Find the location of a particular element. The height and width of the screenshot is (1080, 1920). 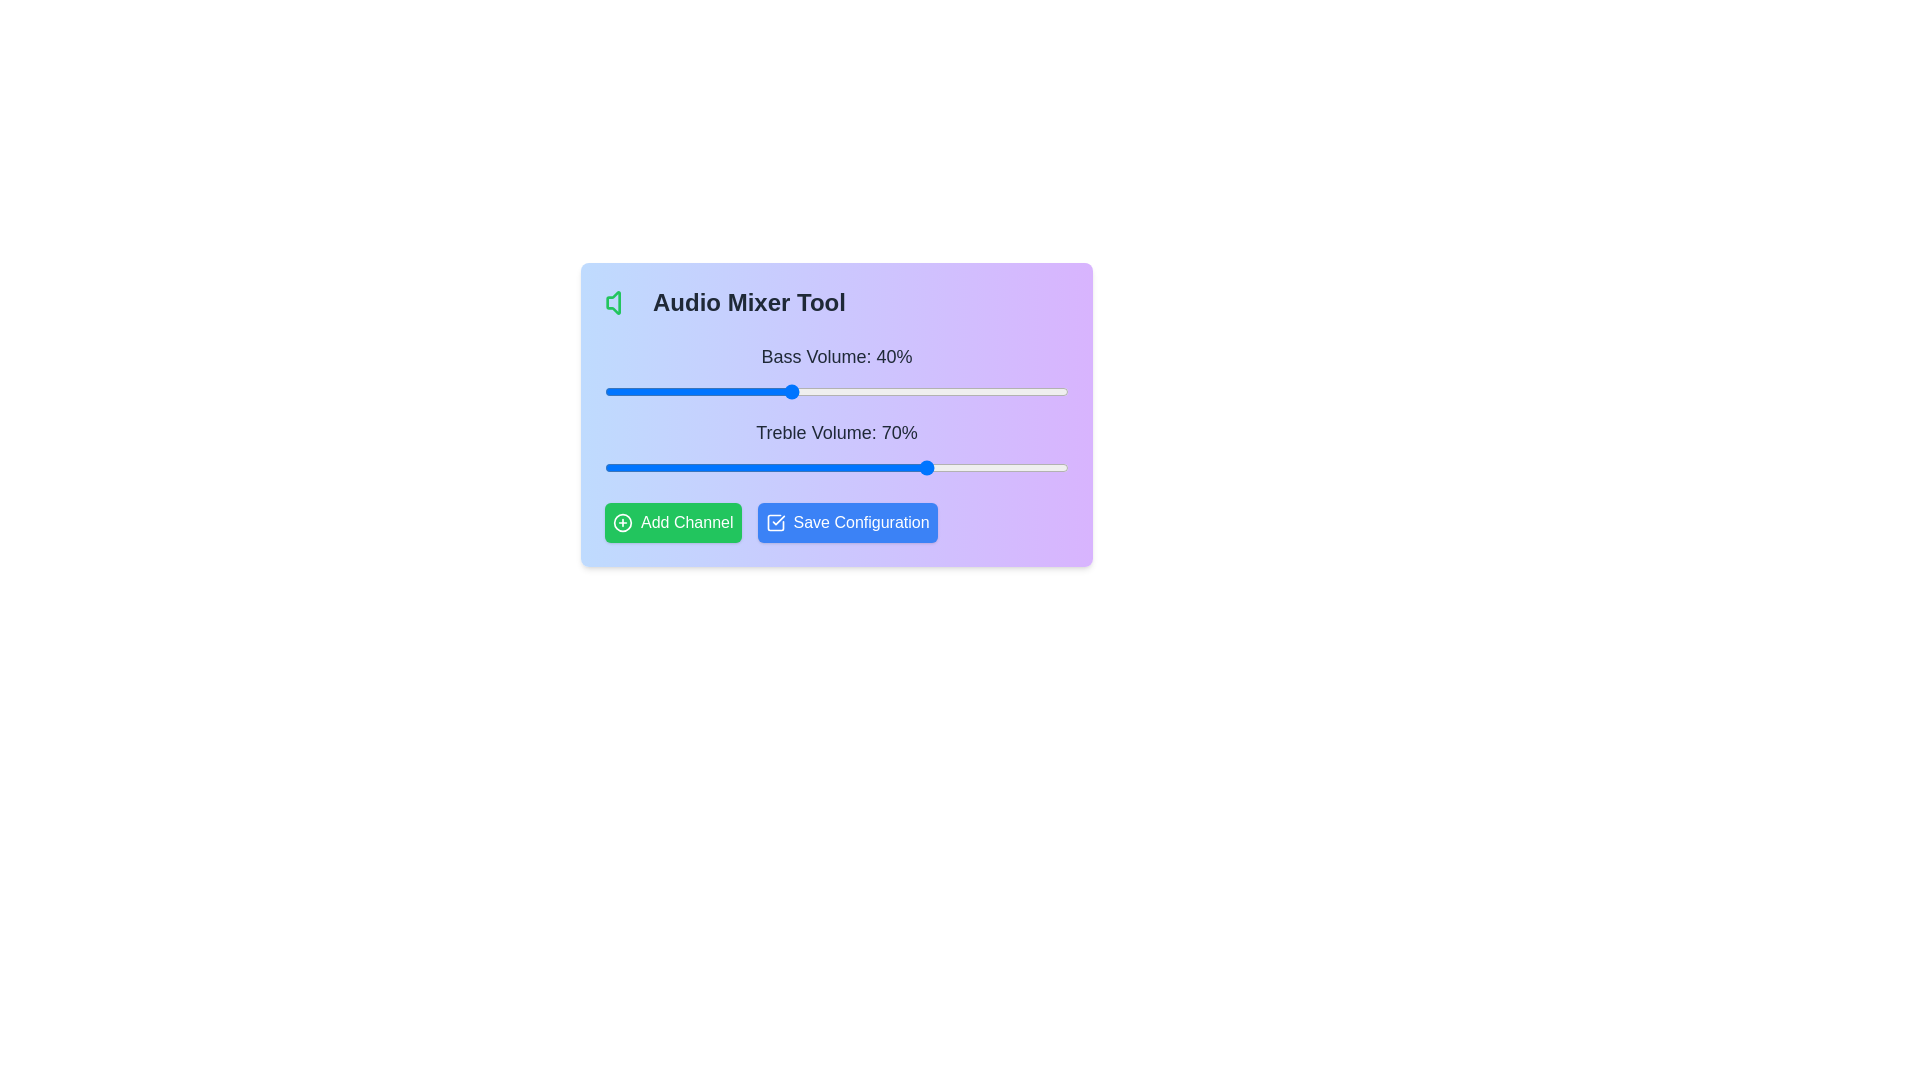

treble volume is located at coordinates (804, 467).